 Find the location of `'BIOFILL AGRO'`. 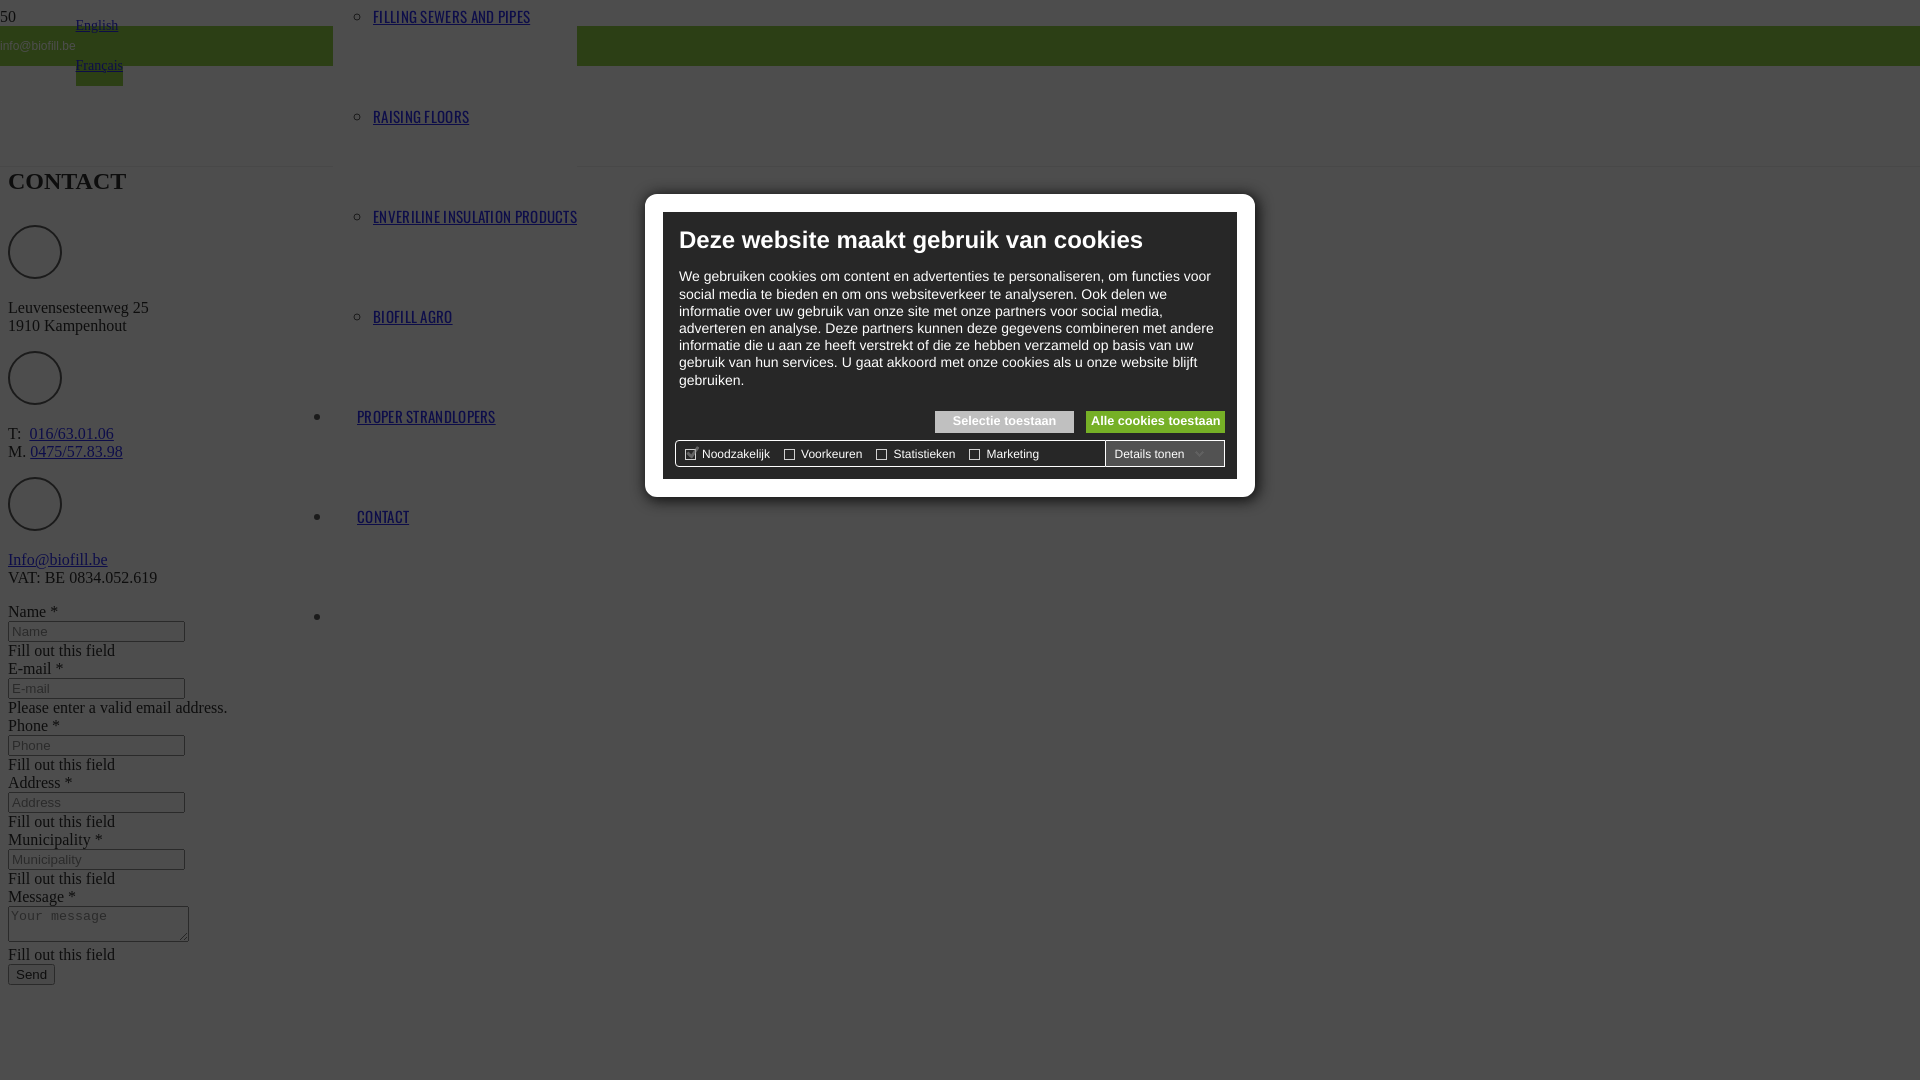

'BIOFILL AGRO' is located at coordinates (411, 315).